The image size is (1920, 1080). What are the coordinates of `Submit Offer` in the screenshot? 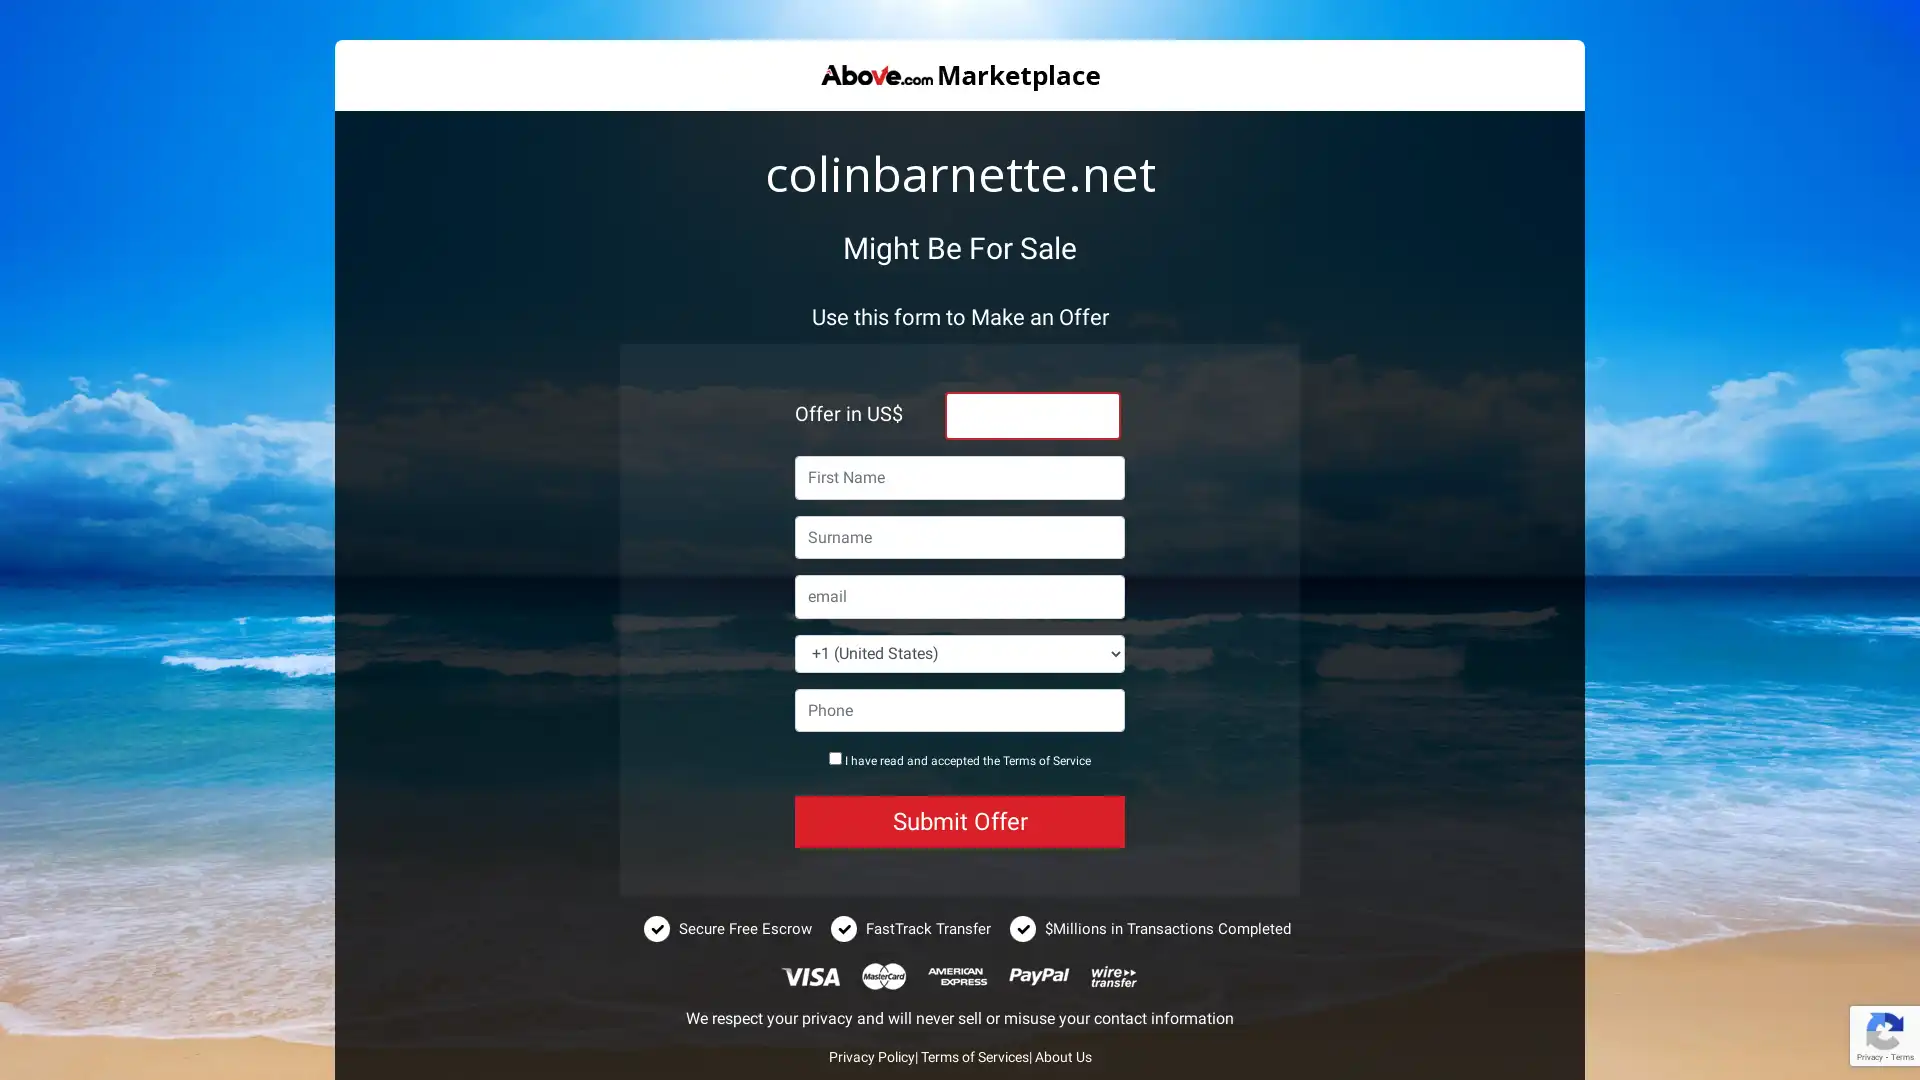 It's located at (960, 821).